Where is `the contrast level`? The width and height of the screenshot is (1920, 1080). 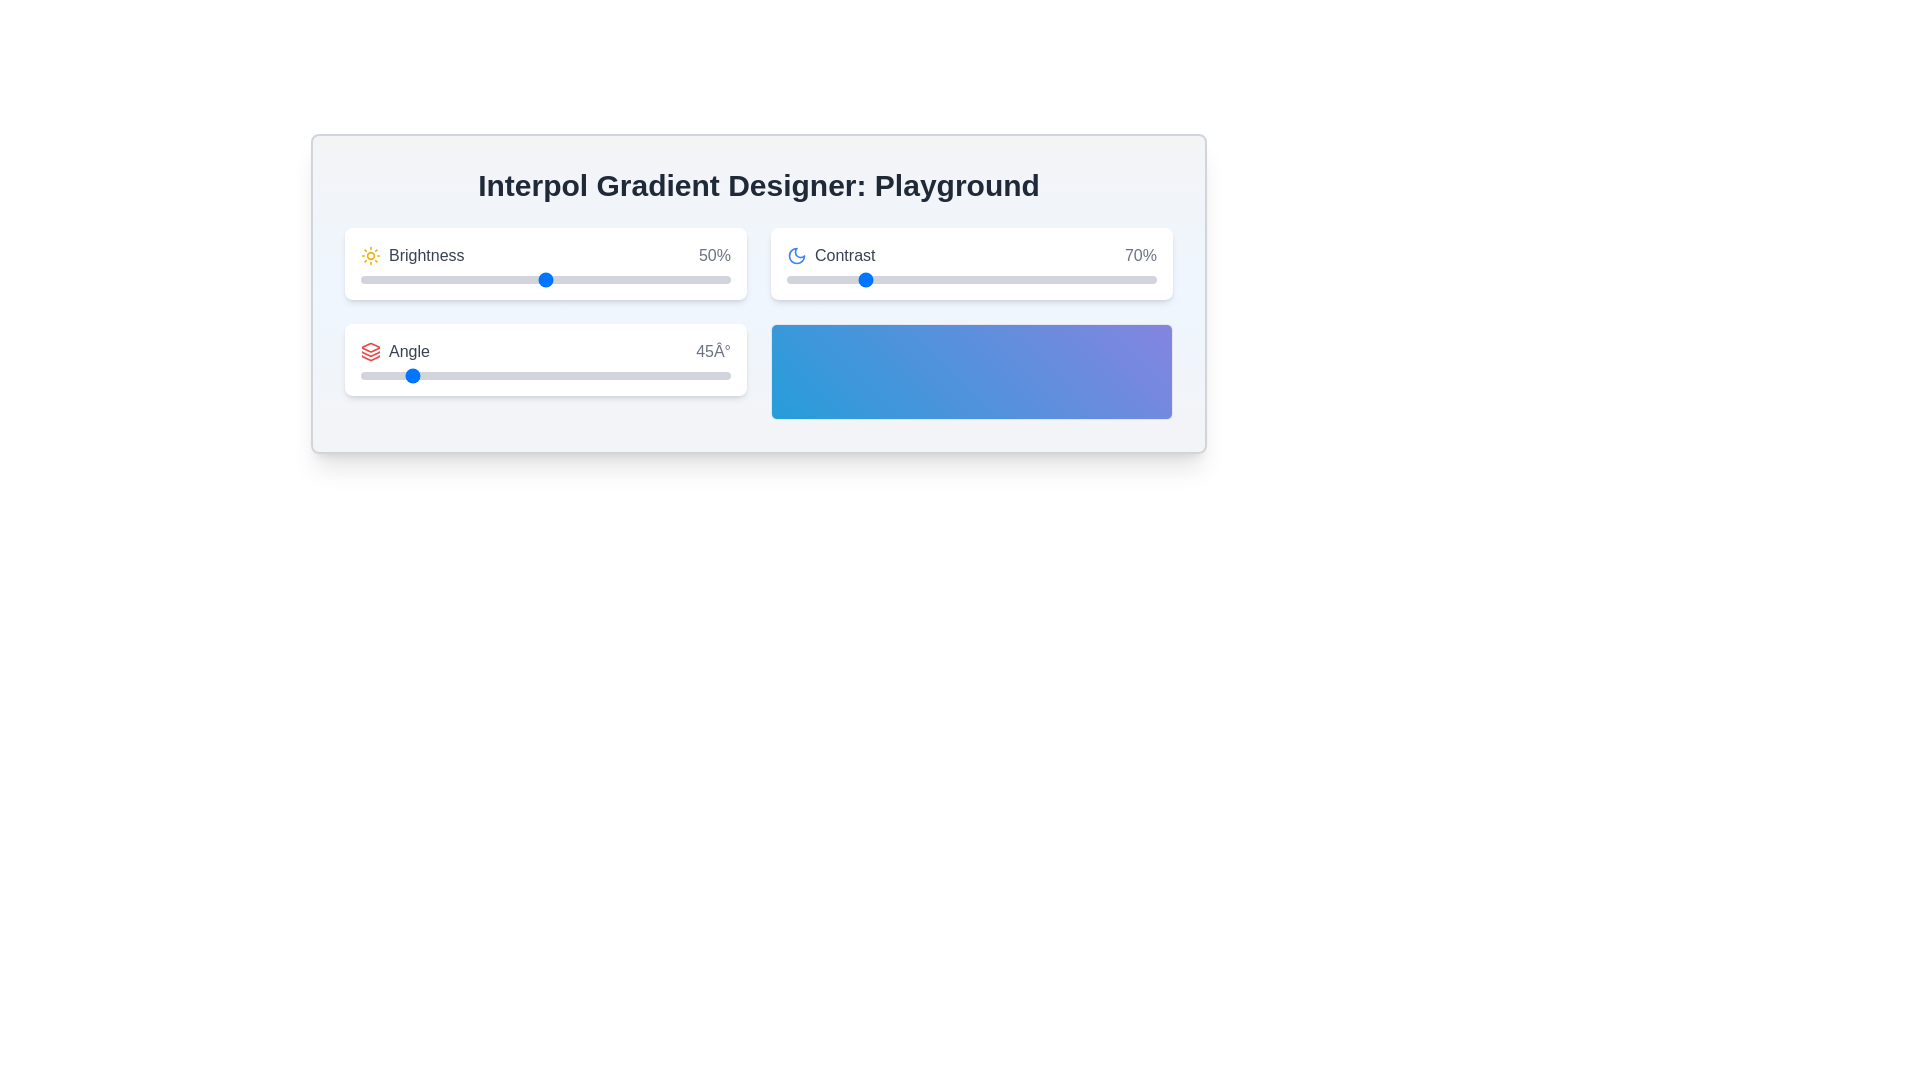
the contrast level is located at coordinates (1038, 280).